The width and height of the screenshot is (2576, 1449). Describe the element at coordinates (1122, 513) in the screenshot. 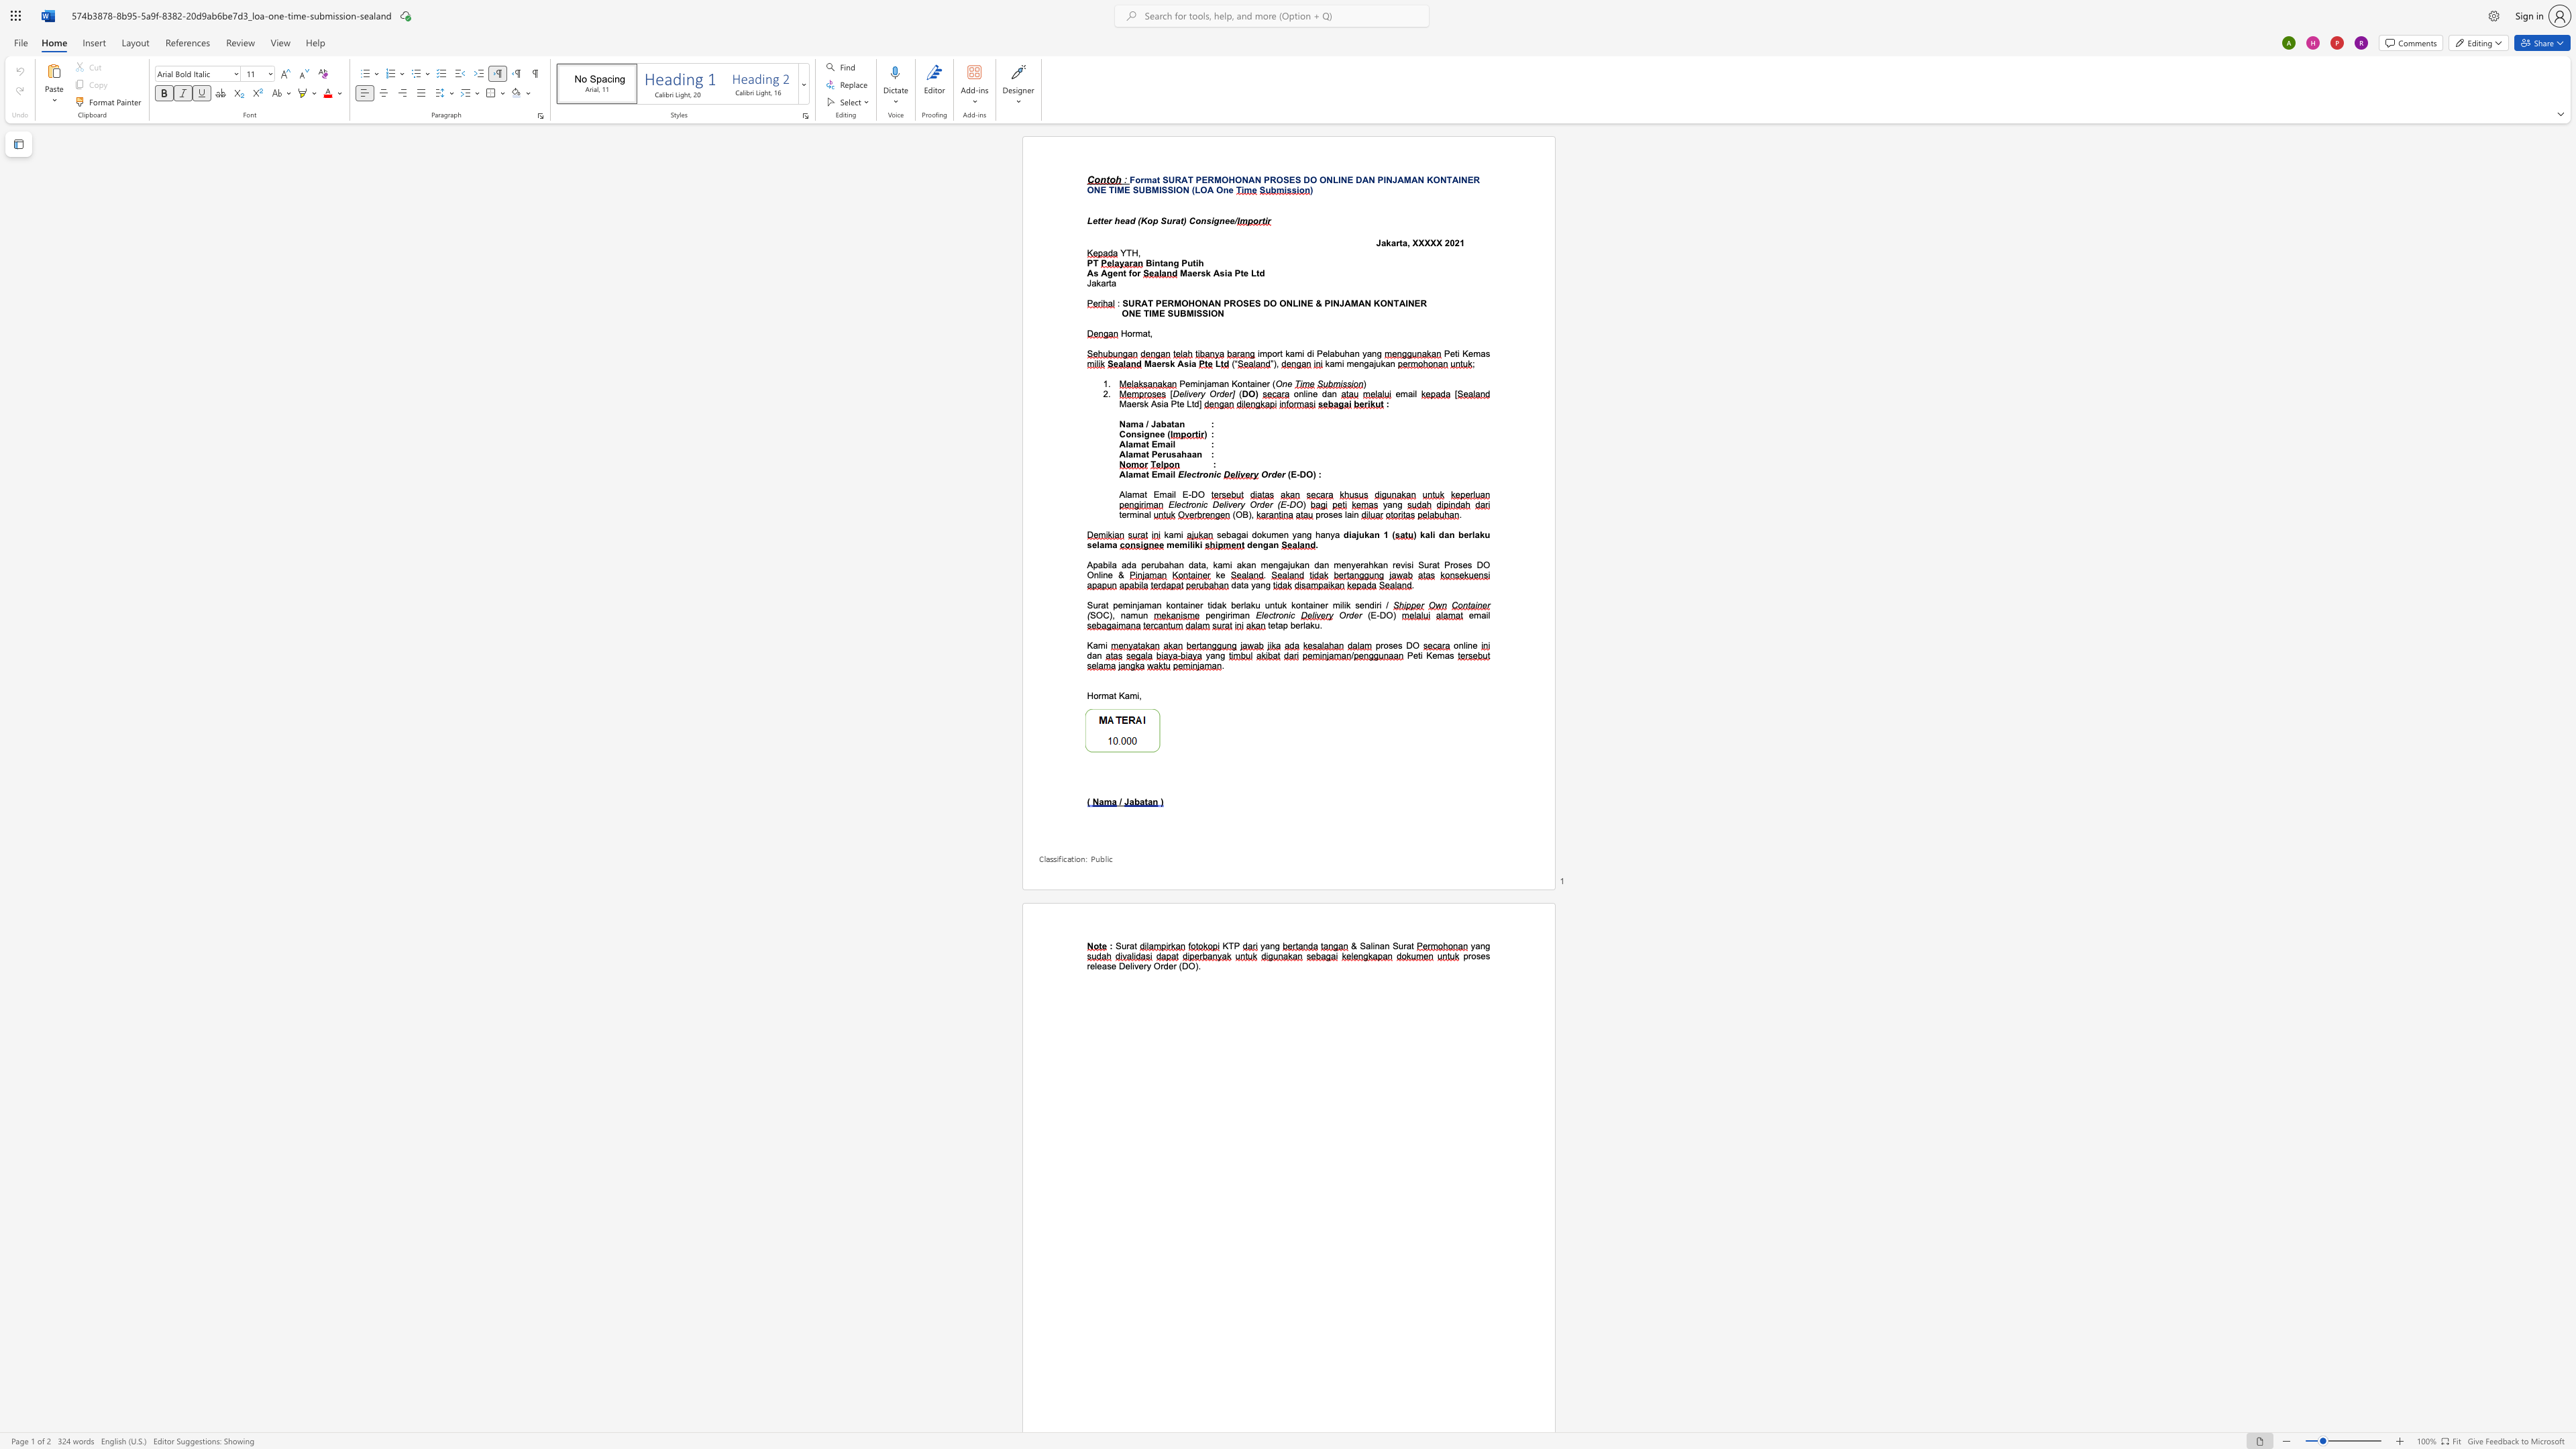

I see `the subset text "er" within the text "terminal"` at that location.